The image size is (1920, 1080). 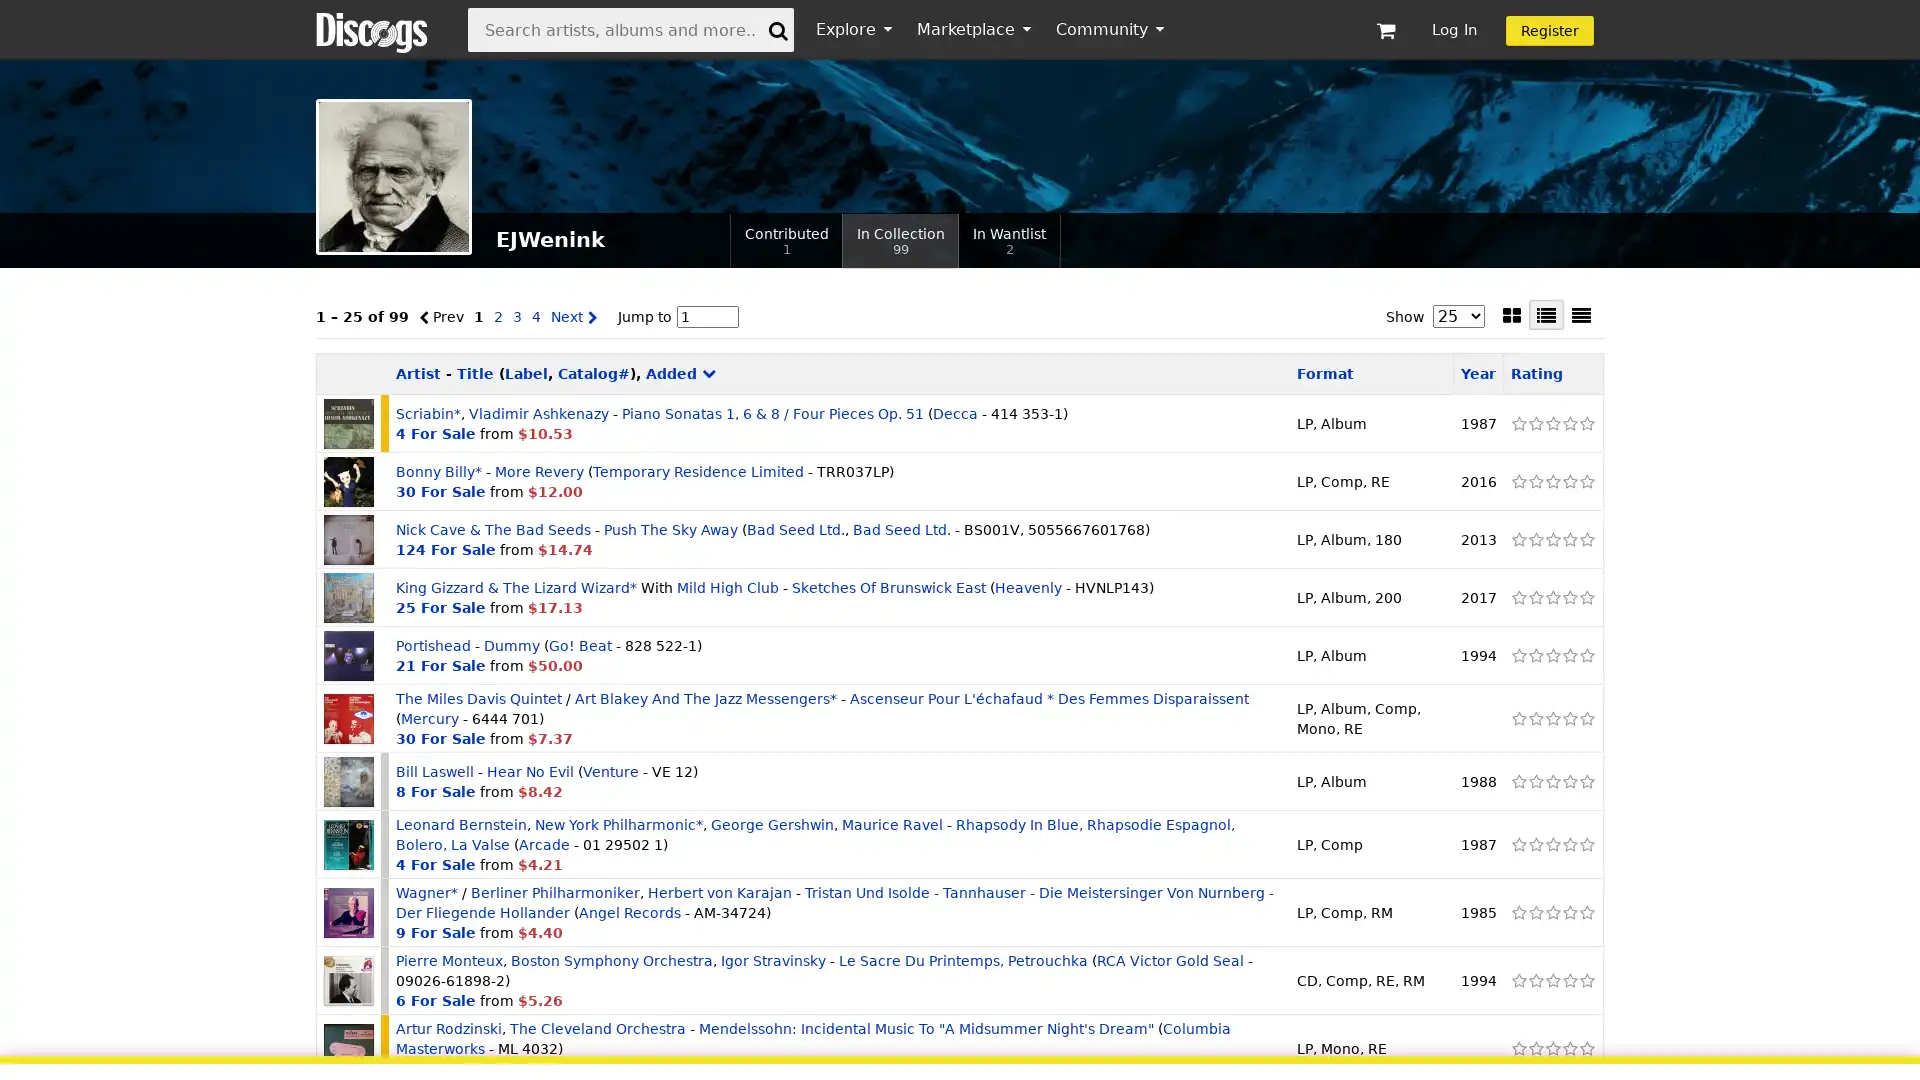 What do you see at coordinates (1518, 844) in the screenshot?
I see `Rate this release 1 star.` at bounding box center [1518, 844].